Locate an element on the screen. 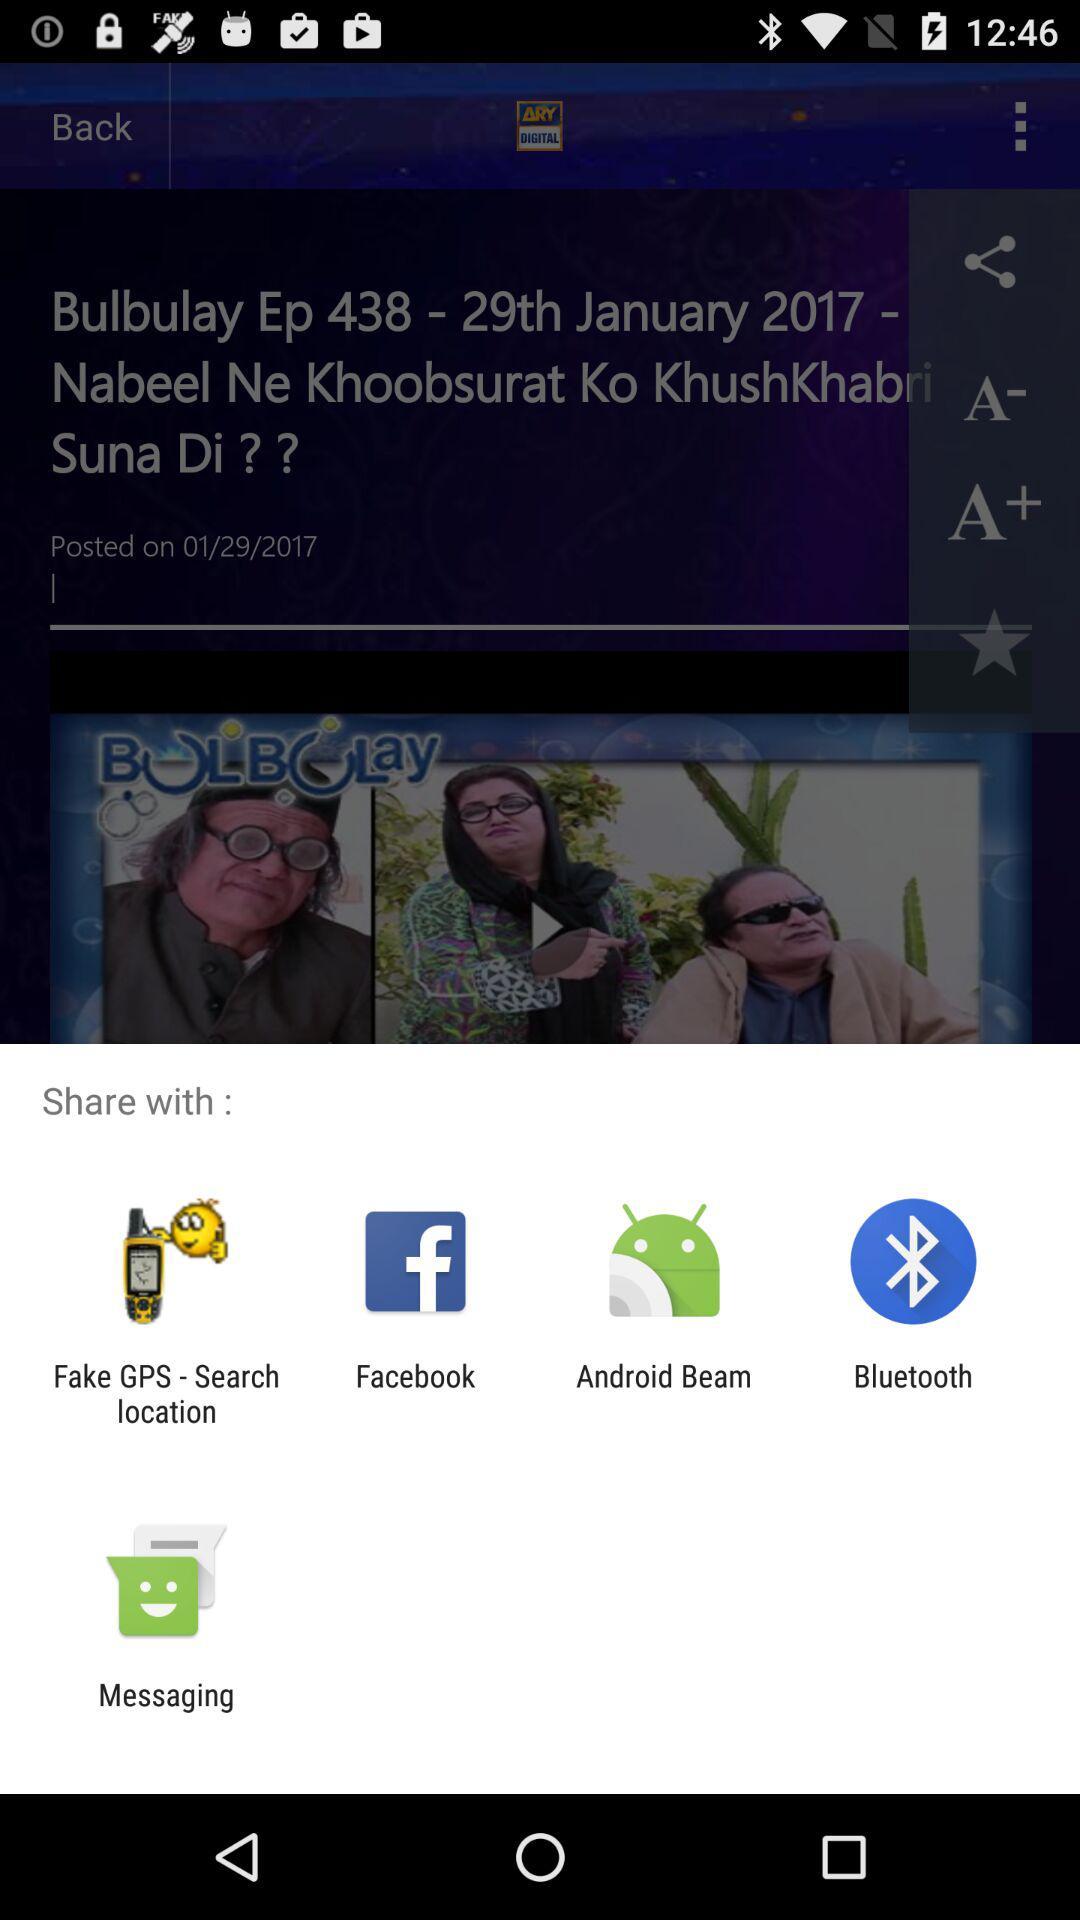 This screenshot has height=1920, width=1080. the icon to the left of the bluetooth is located at coordinates (664, 1392).